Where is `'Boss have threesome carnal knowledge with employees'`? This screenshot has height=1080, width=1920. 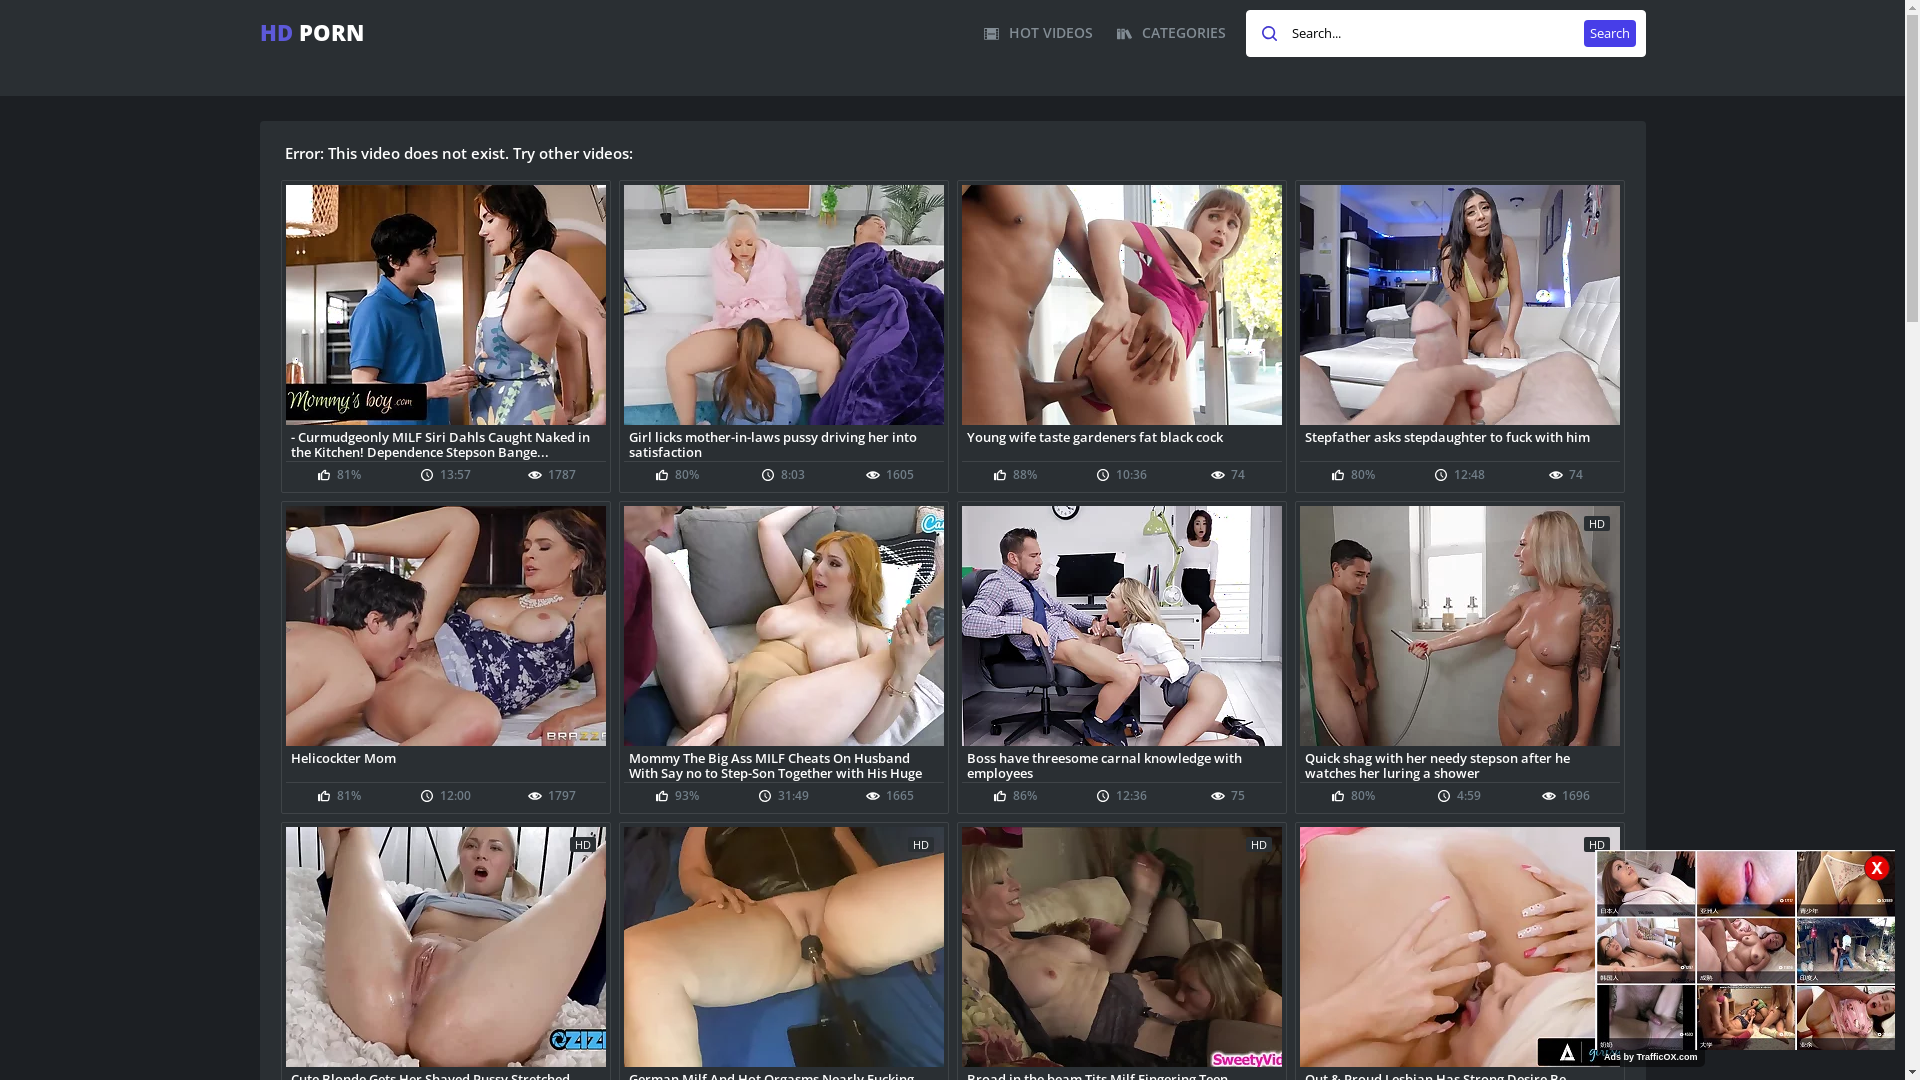 'Boss have threesome carnal knowledge with employees' is located at coordinates (1122, 764).